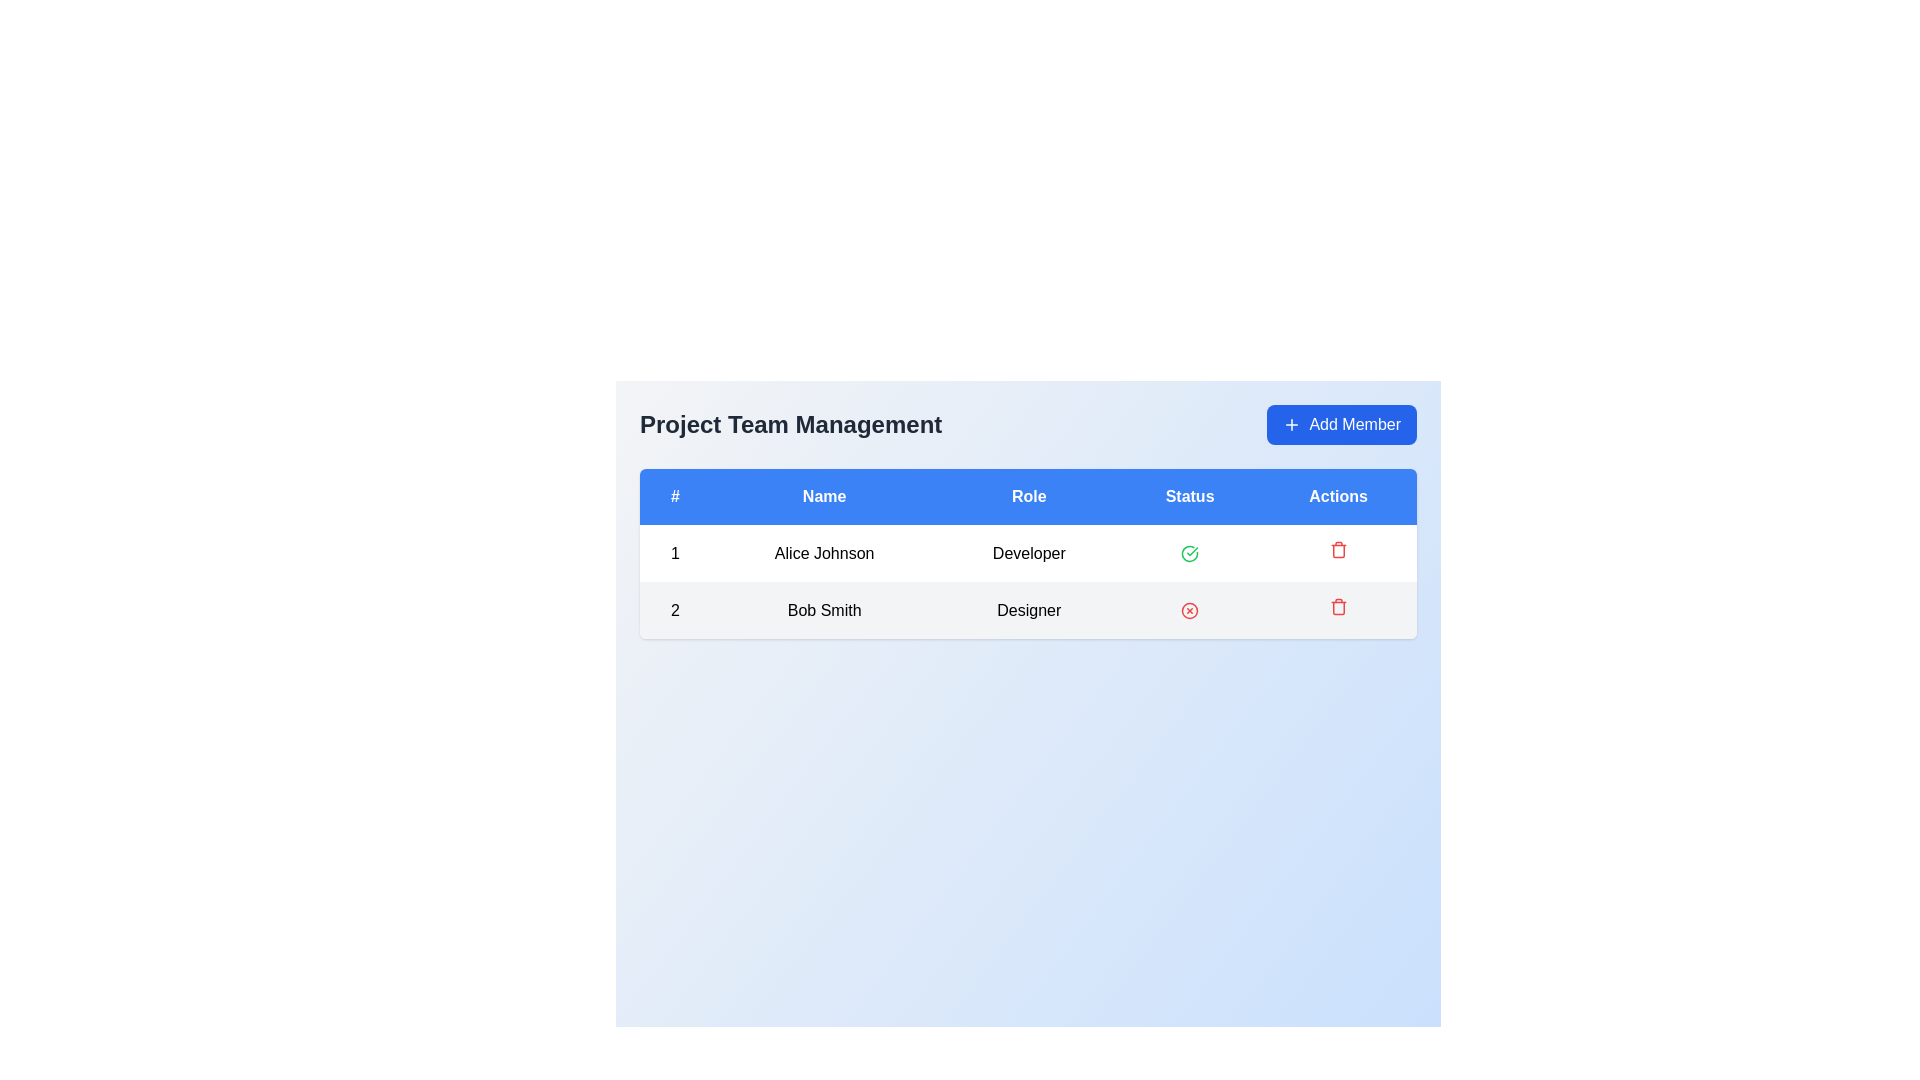 The image size is (1920, 1080). What do you see at coordinates (1338, 550) in the screenshot?
I see `the trash icon in the second row of the 'Actions' column in the 'Project Team Management' table` at bounding box center [1338, 550].